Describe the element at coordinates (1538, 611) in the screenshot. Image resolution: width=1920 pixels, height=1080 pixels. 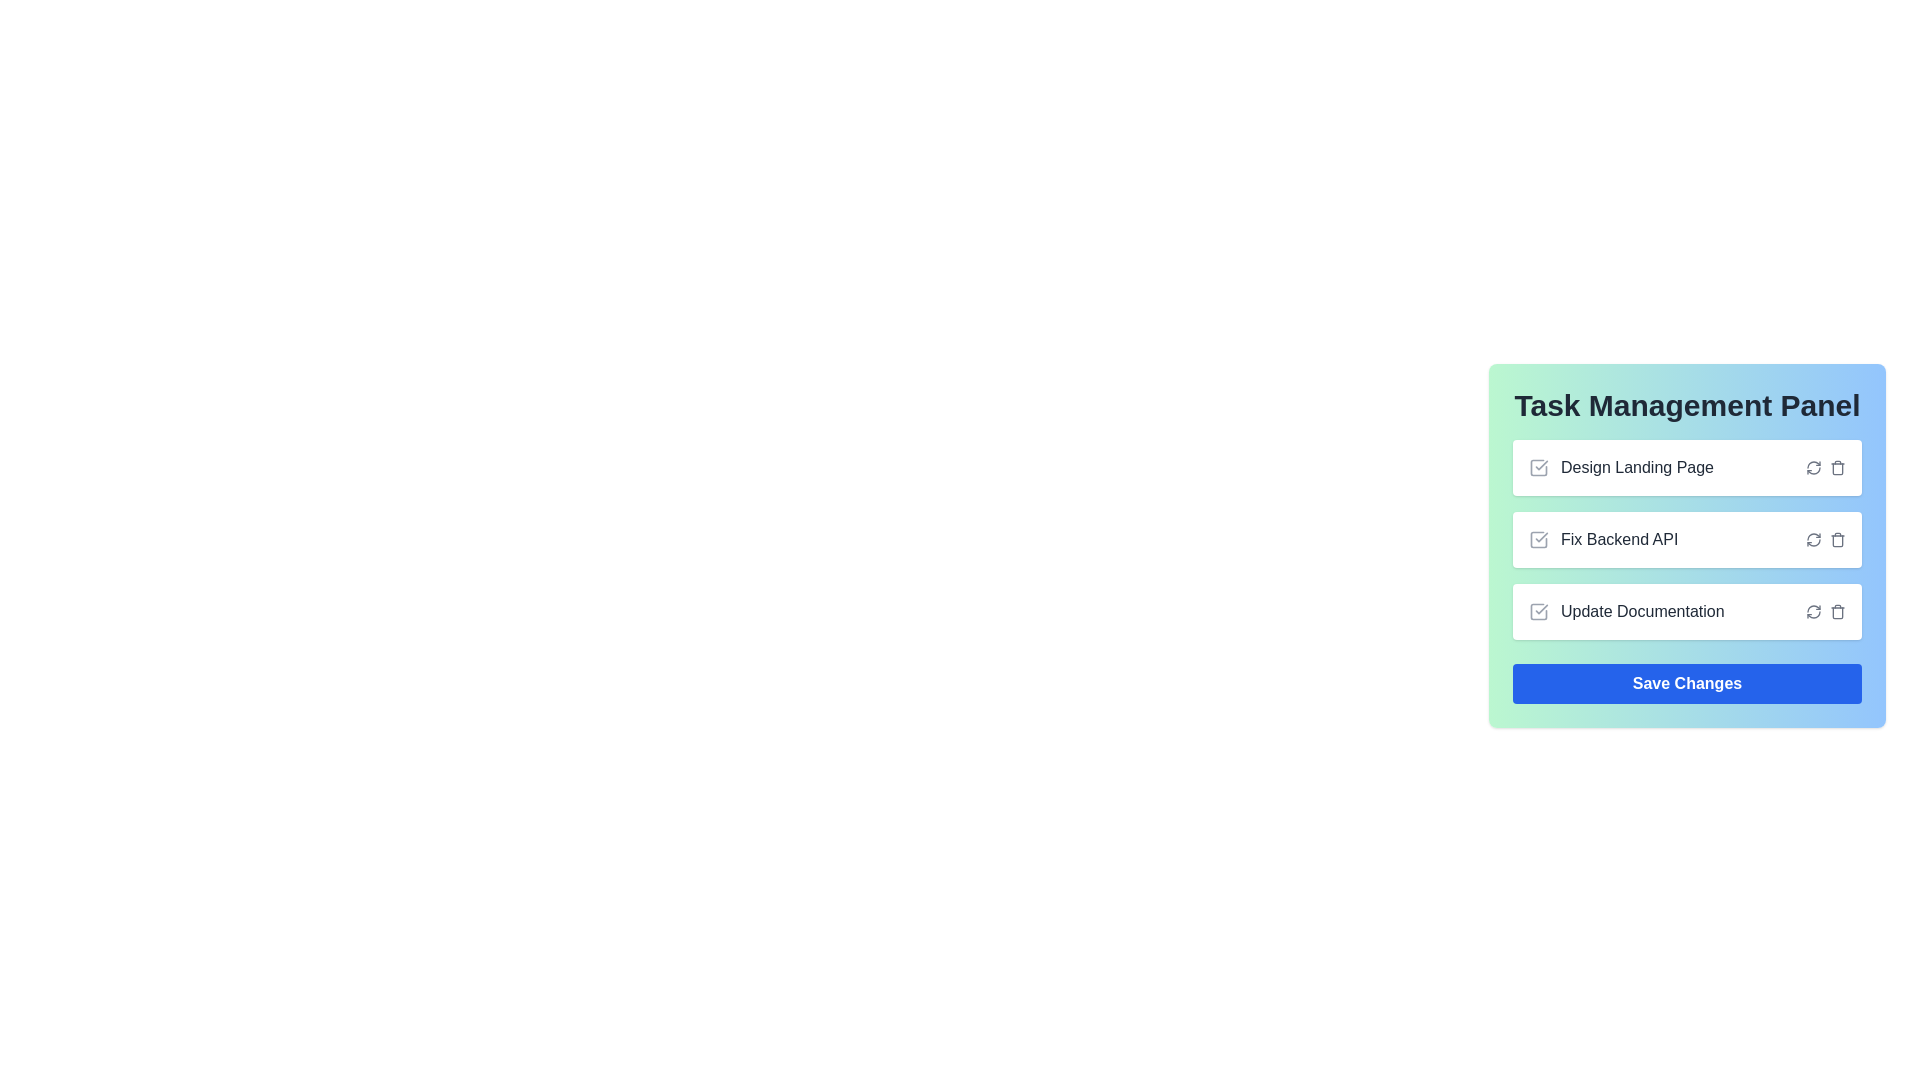
I see `the checkbox located next to the text 'Update Documentation'` at that location.